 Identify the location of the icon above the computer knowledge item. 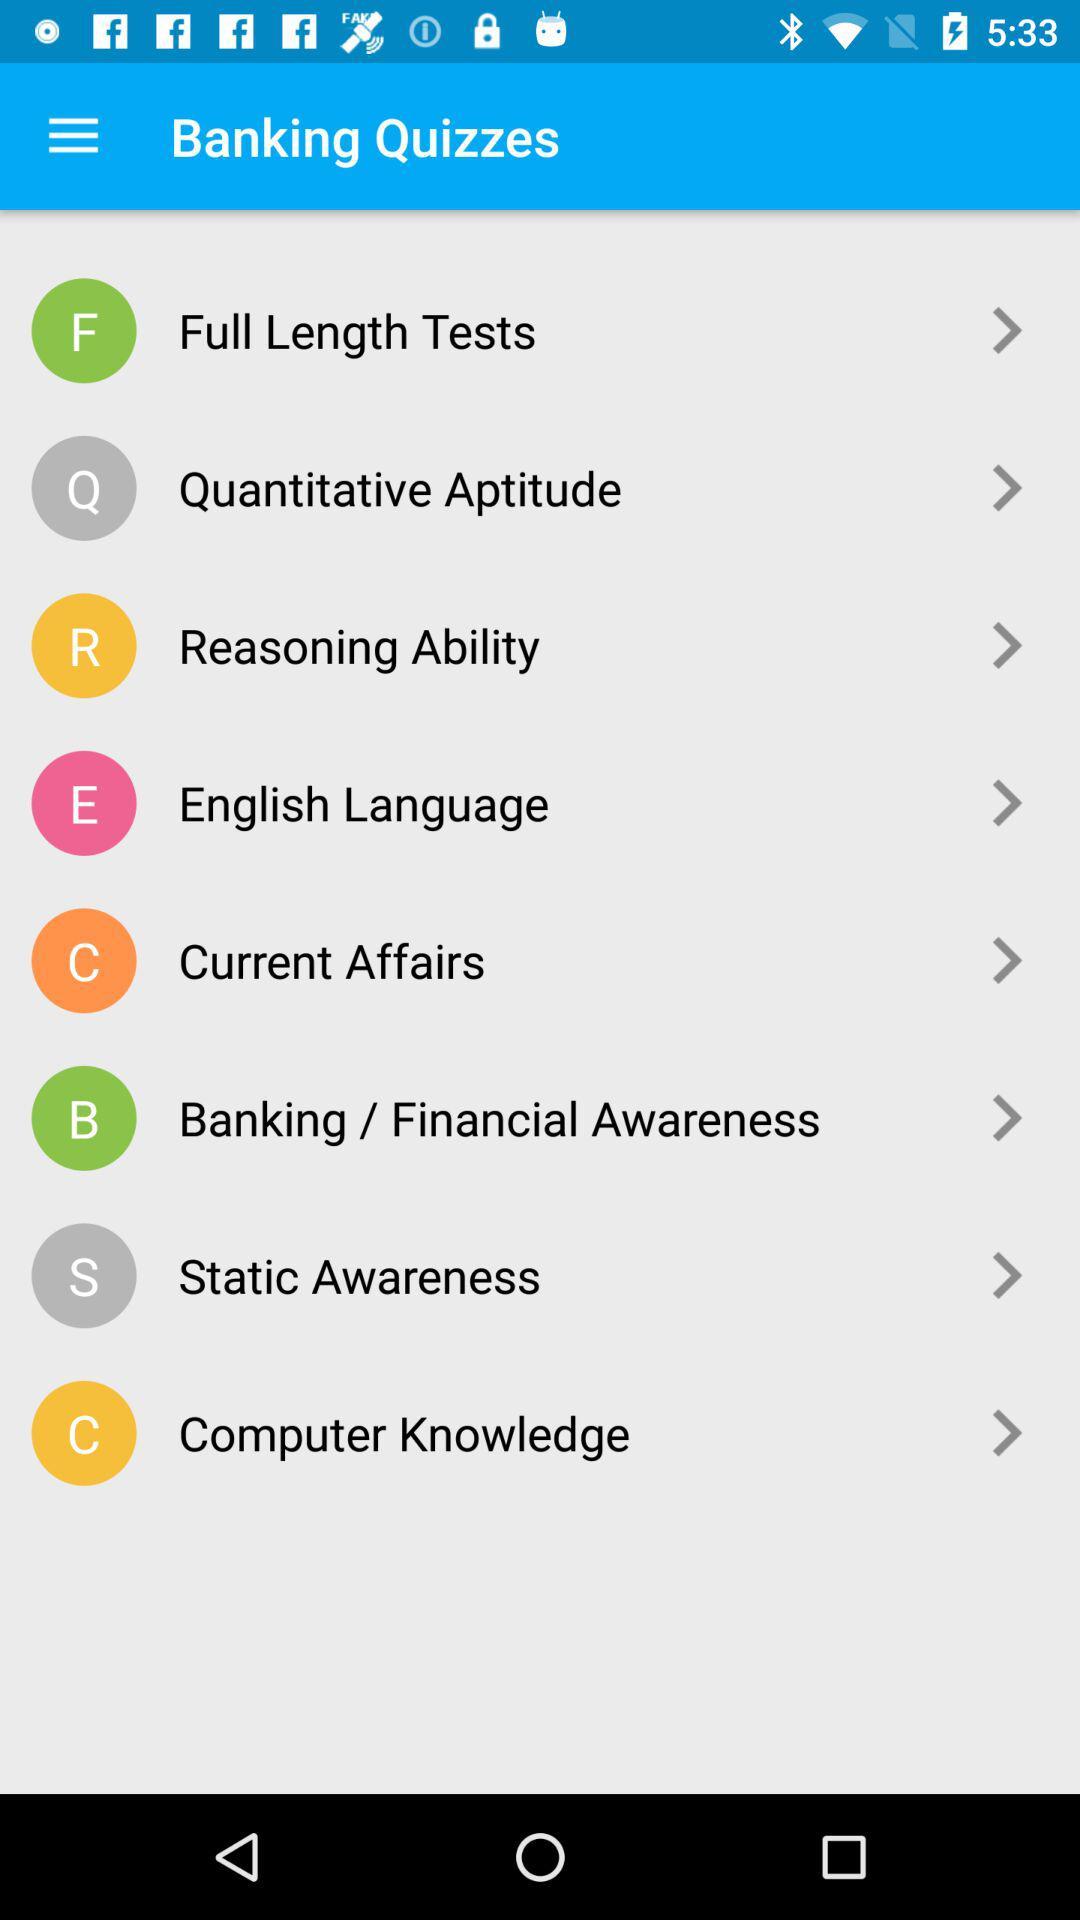
(561, 1274).